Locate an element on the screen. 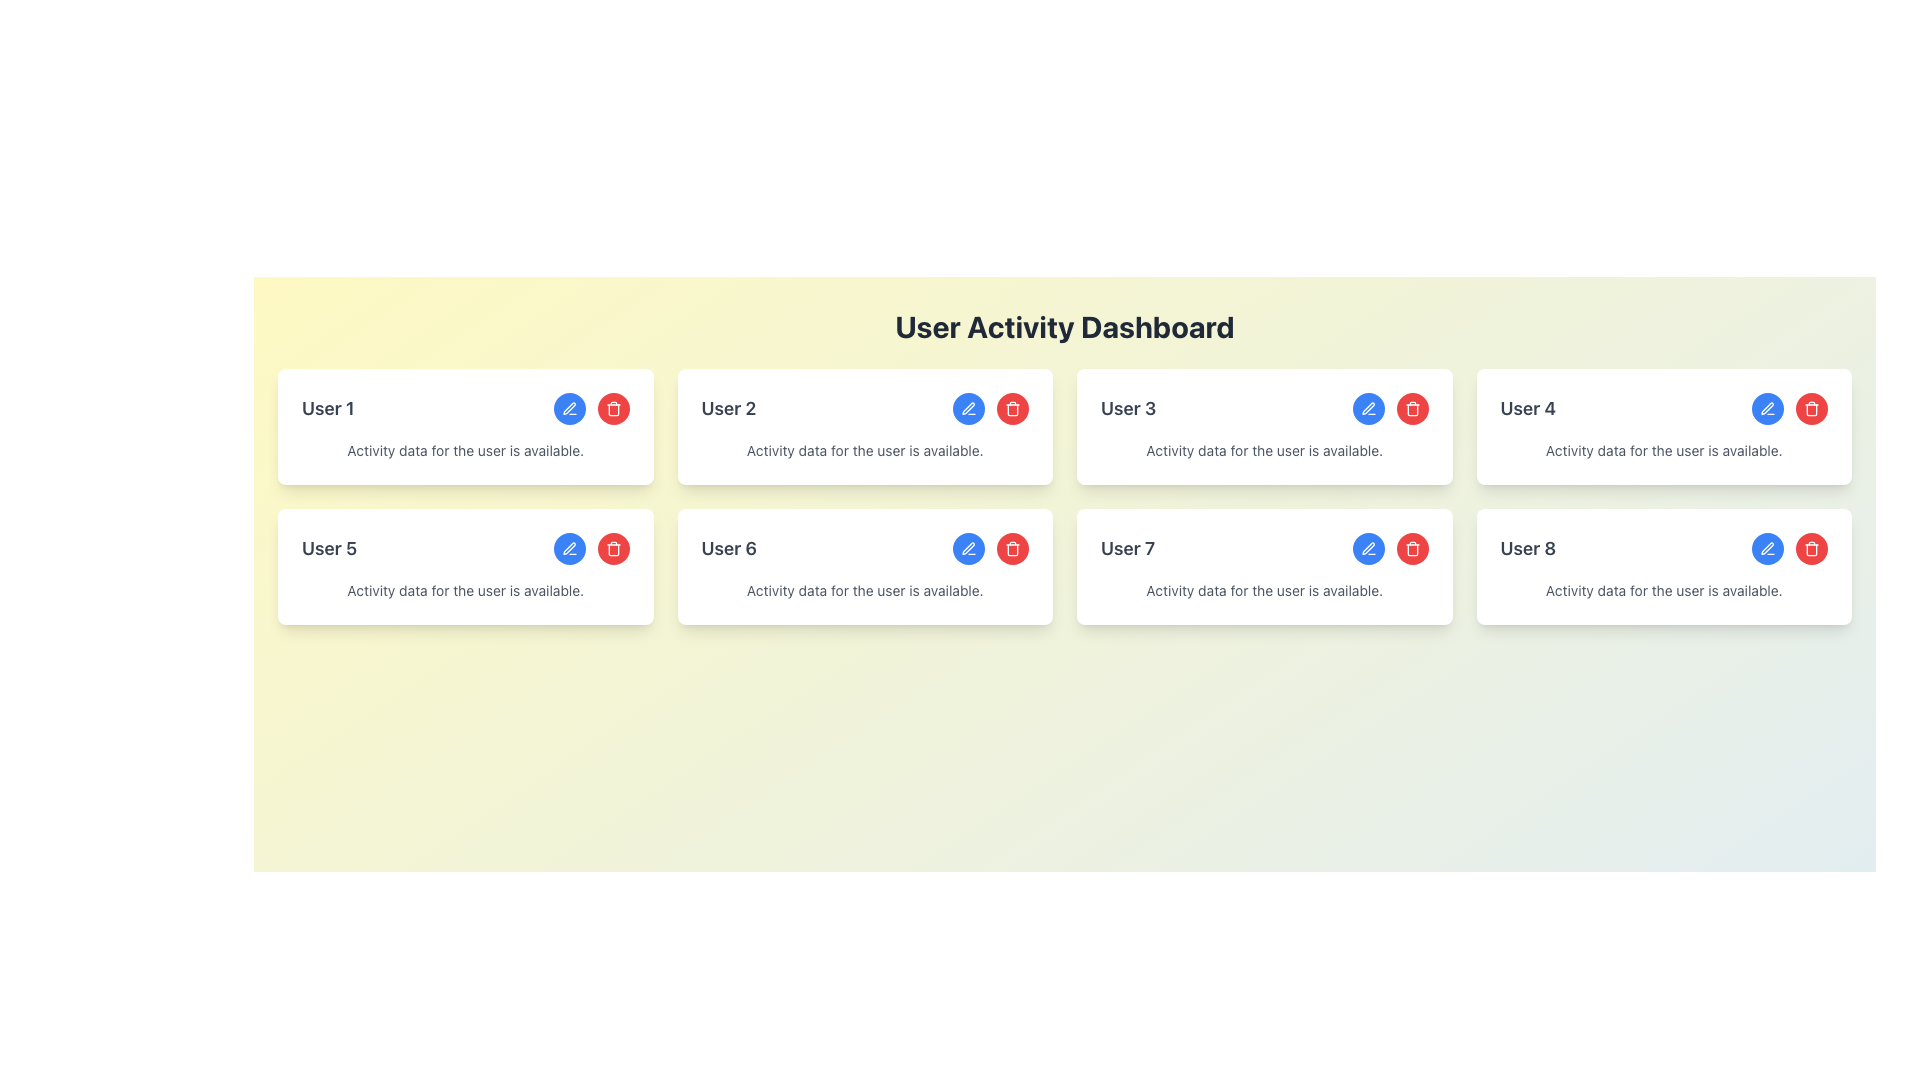  the circular red button with a white trash icon located at the right end of the button group on the card labeled 'User 3' is located at coordinates (1411, 407).